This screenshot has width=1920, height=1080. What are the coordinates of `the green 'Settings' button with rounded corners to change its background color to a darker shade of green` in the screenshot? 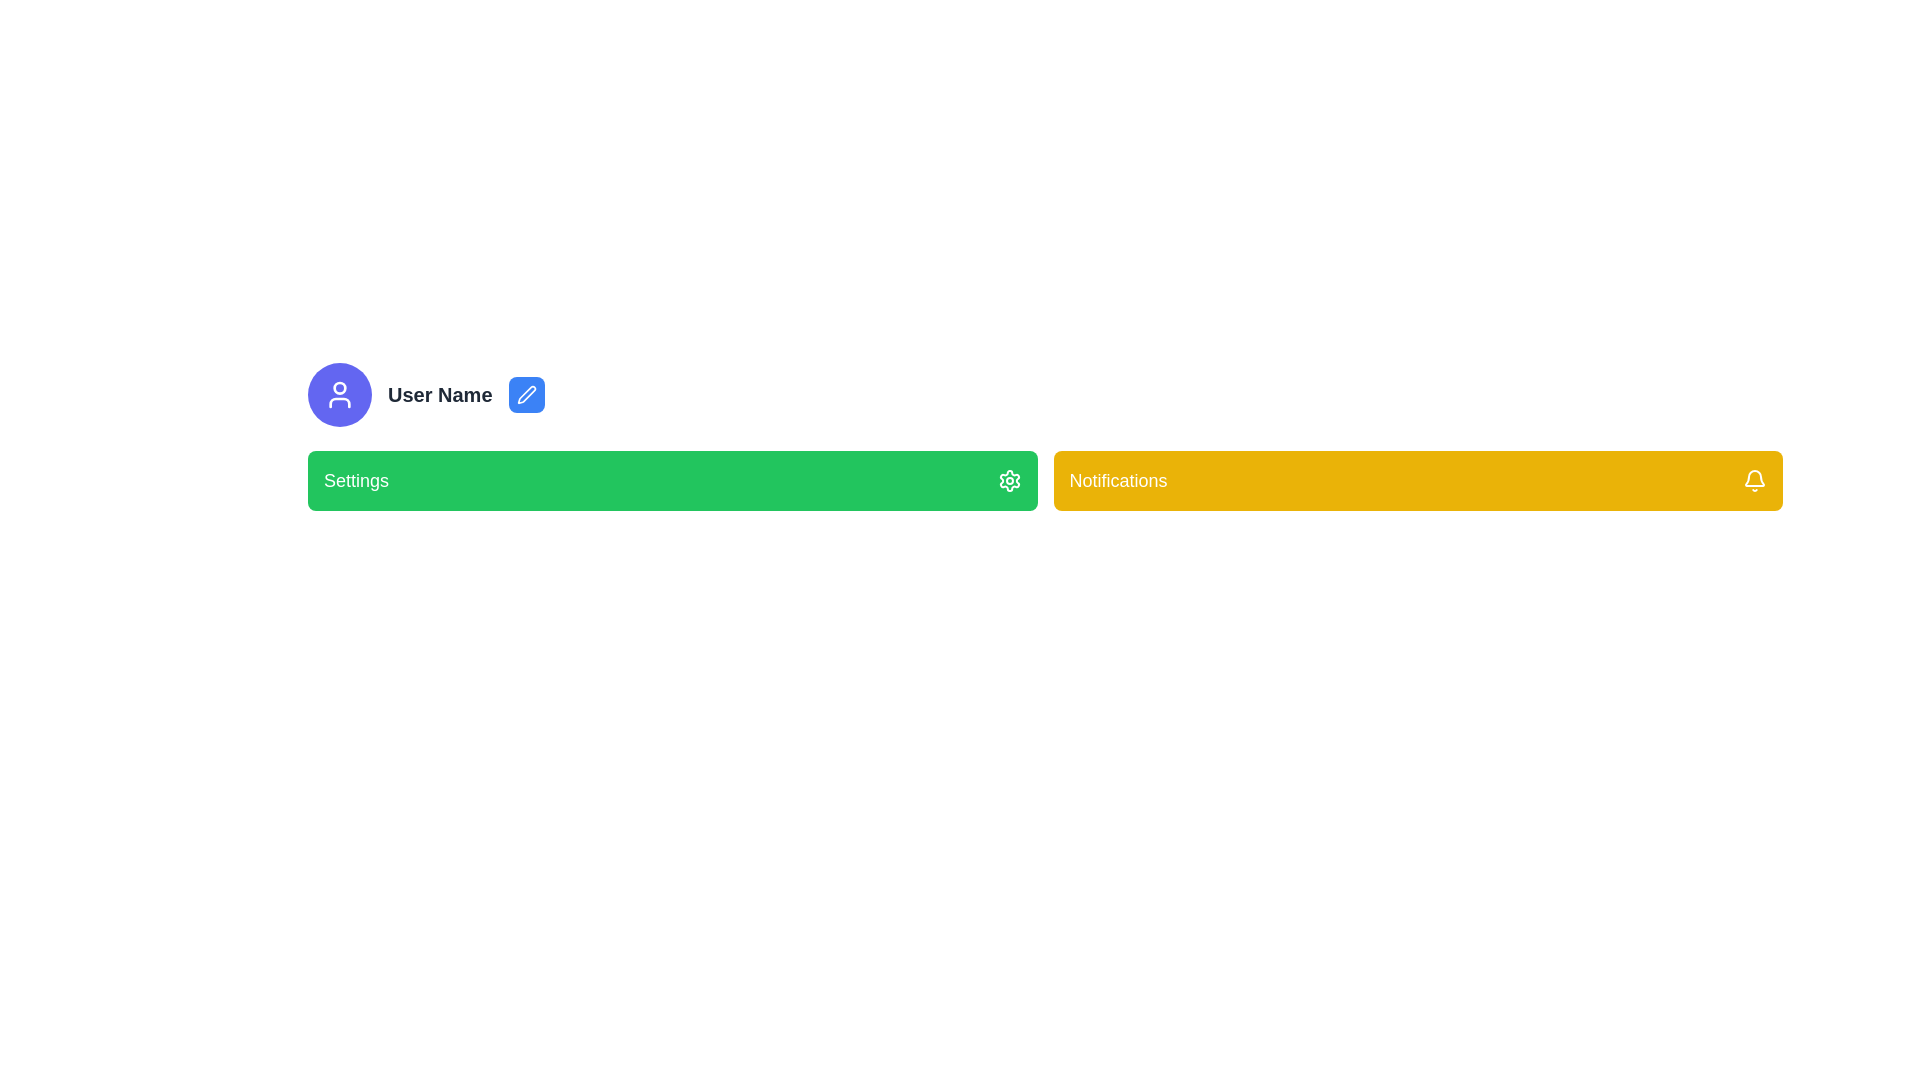 It's located at (672, 481).